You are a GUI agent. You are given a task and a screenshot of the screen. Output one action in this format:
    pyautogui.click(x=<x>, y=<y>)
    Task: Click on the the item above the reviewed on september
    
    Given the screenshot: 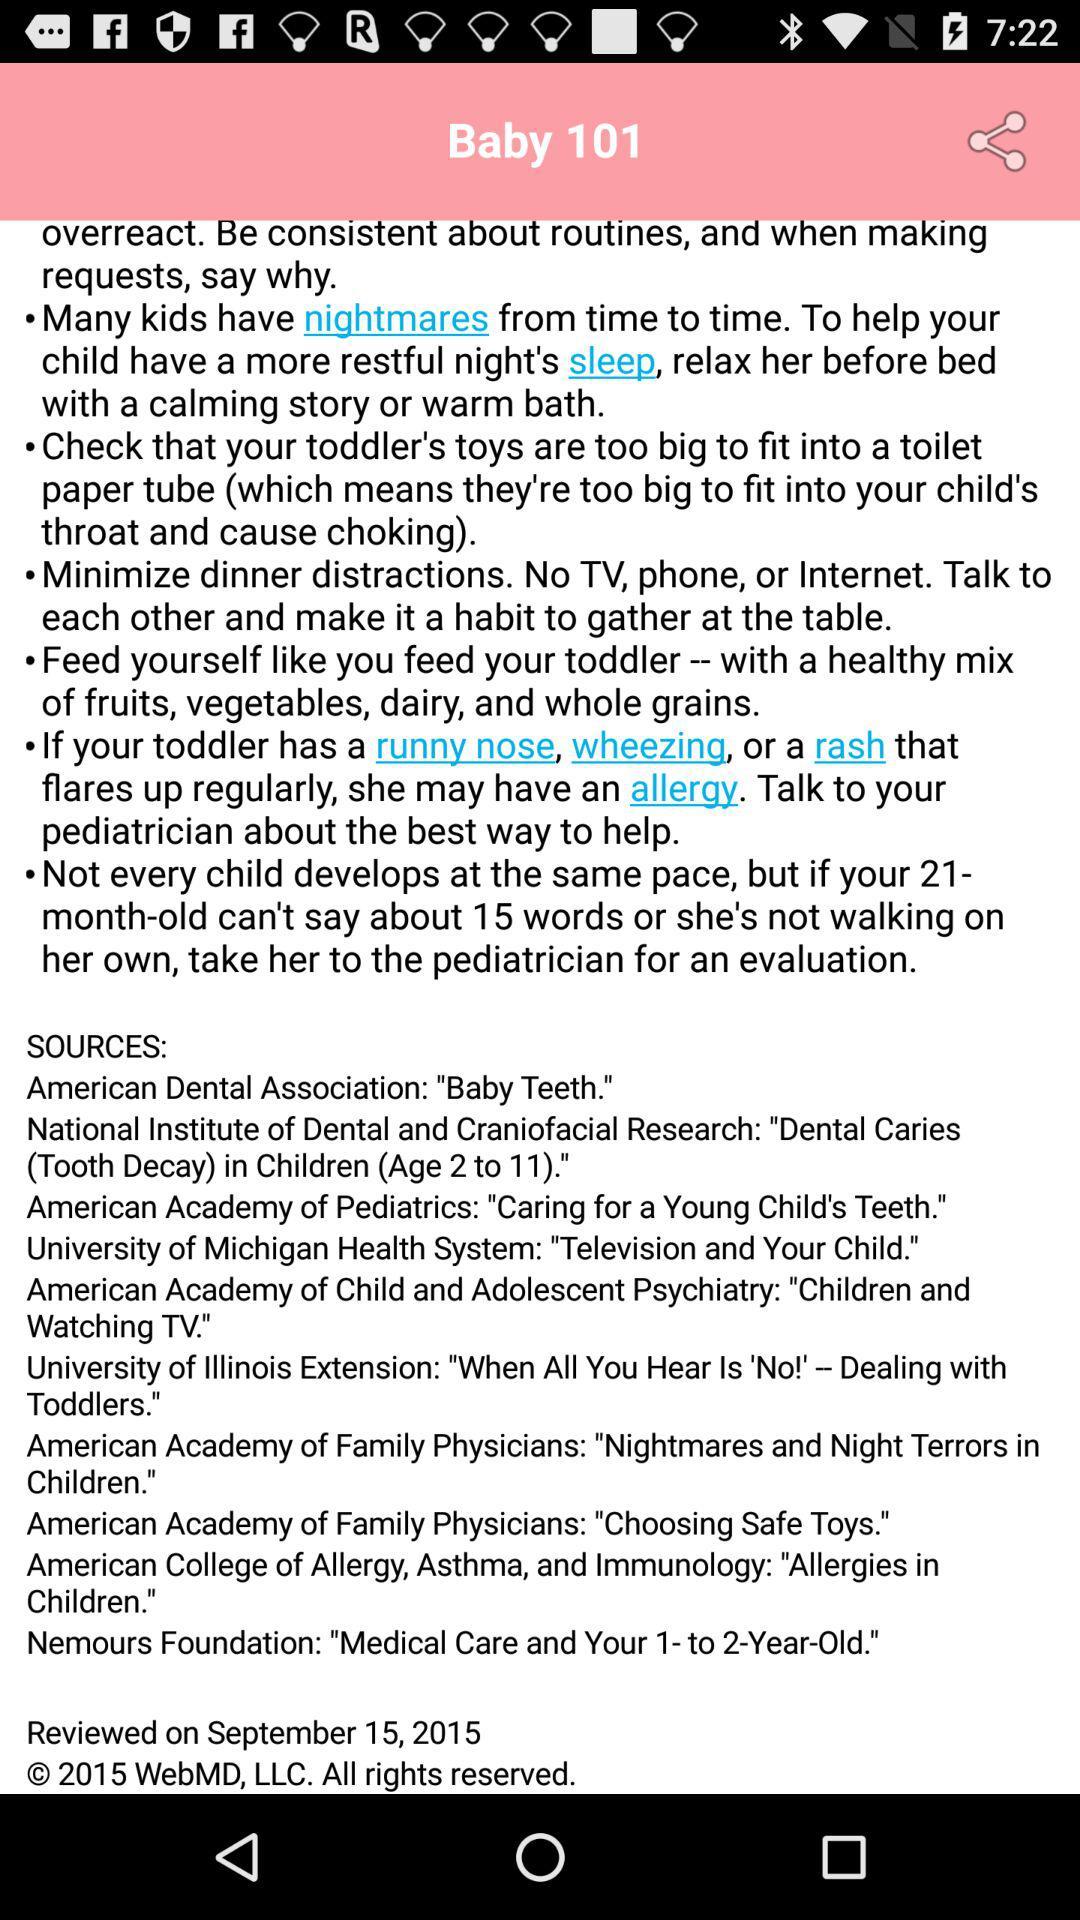 What is the action you would take?
    pyautogui.click(x=540, y=1685)
    